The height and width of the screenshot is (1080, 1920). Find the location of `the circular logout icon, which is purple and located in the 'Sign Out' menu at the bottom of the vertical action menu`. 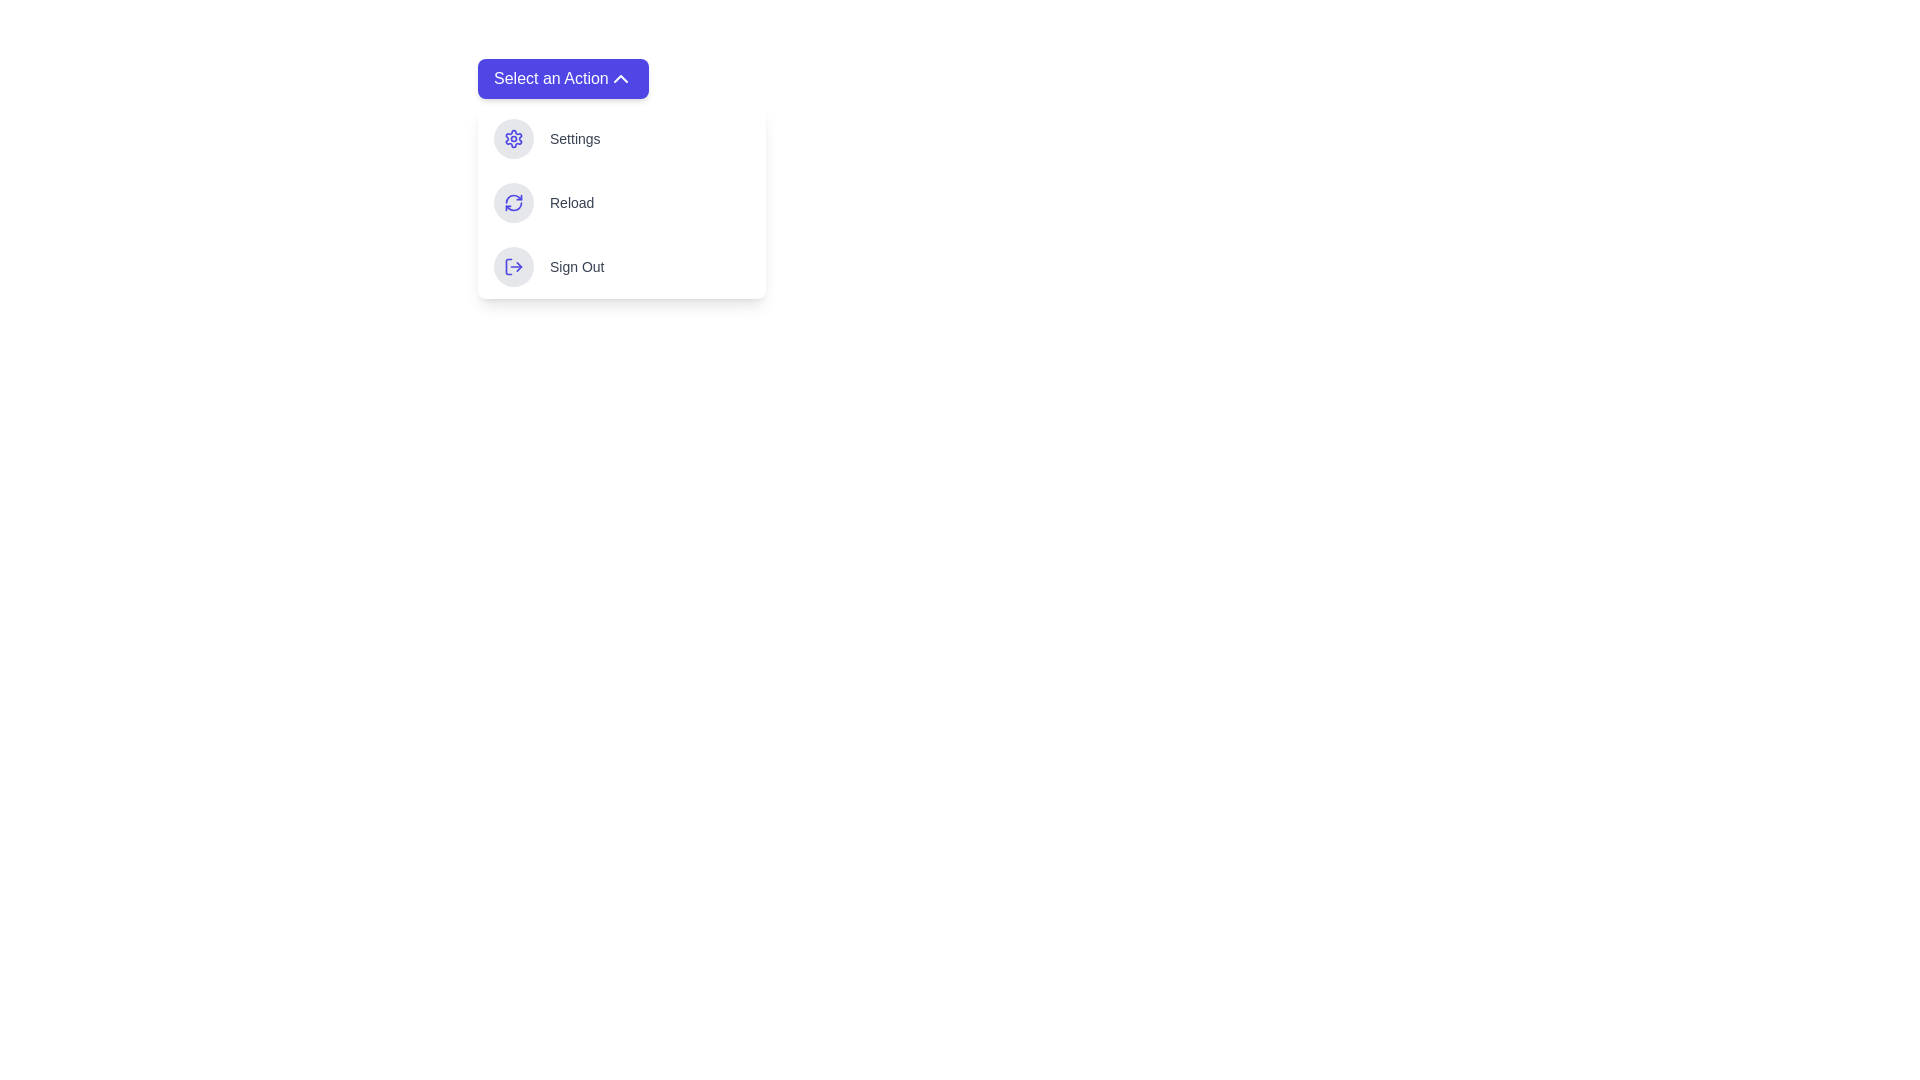

the circular logout icon, which is purple and located in the 'Sign Out' menu at the bottom of the vertical action menu is located at coordinates (513, 265).